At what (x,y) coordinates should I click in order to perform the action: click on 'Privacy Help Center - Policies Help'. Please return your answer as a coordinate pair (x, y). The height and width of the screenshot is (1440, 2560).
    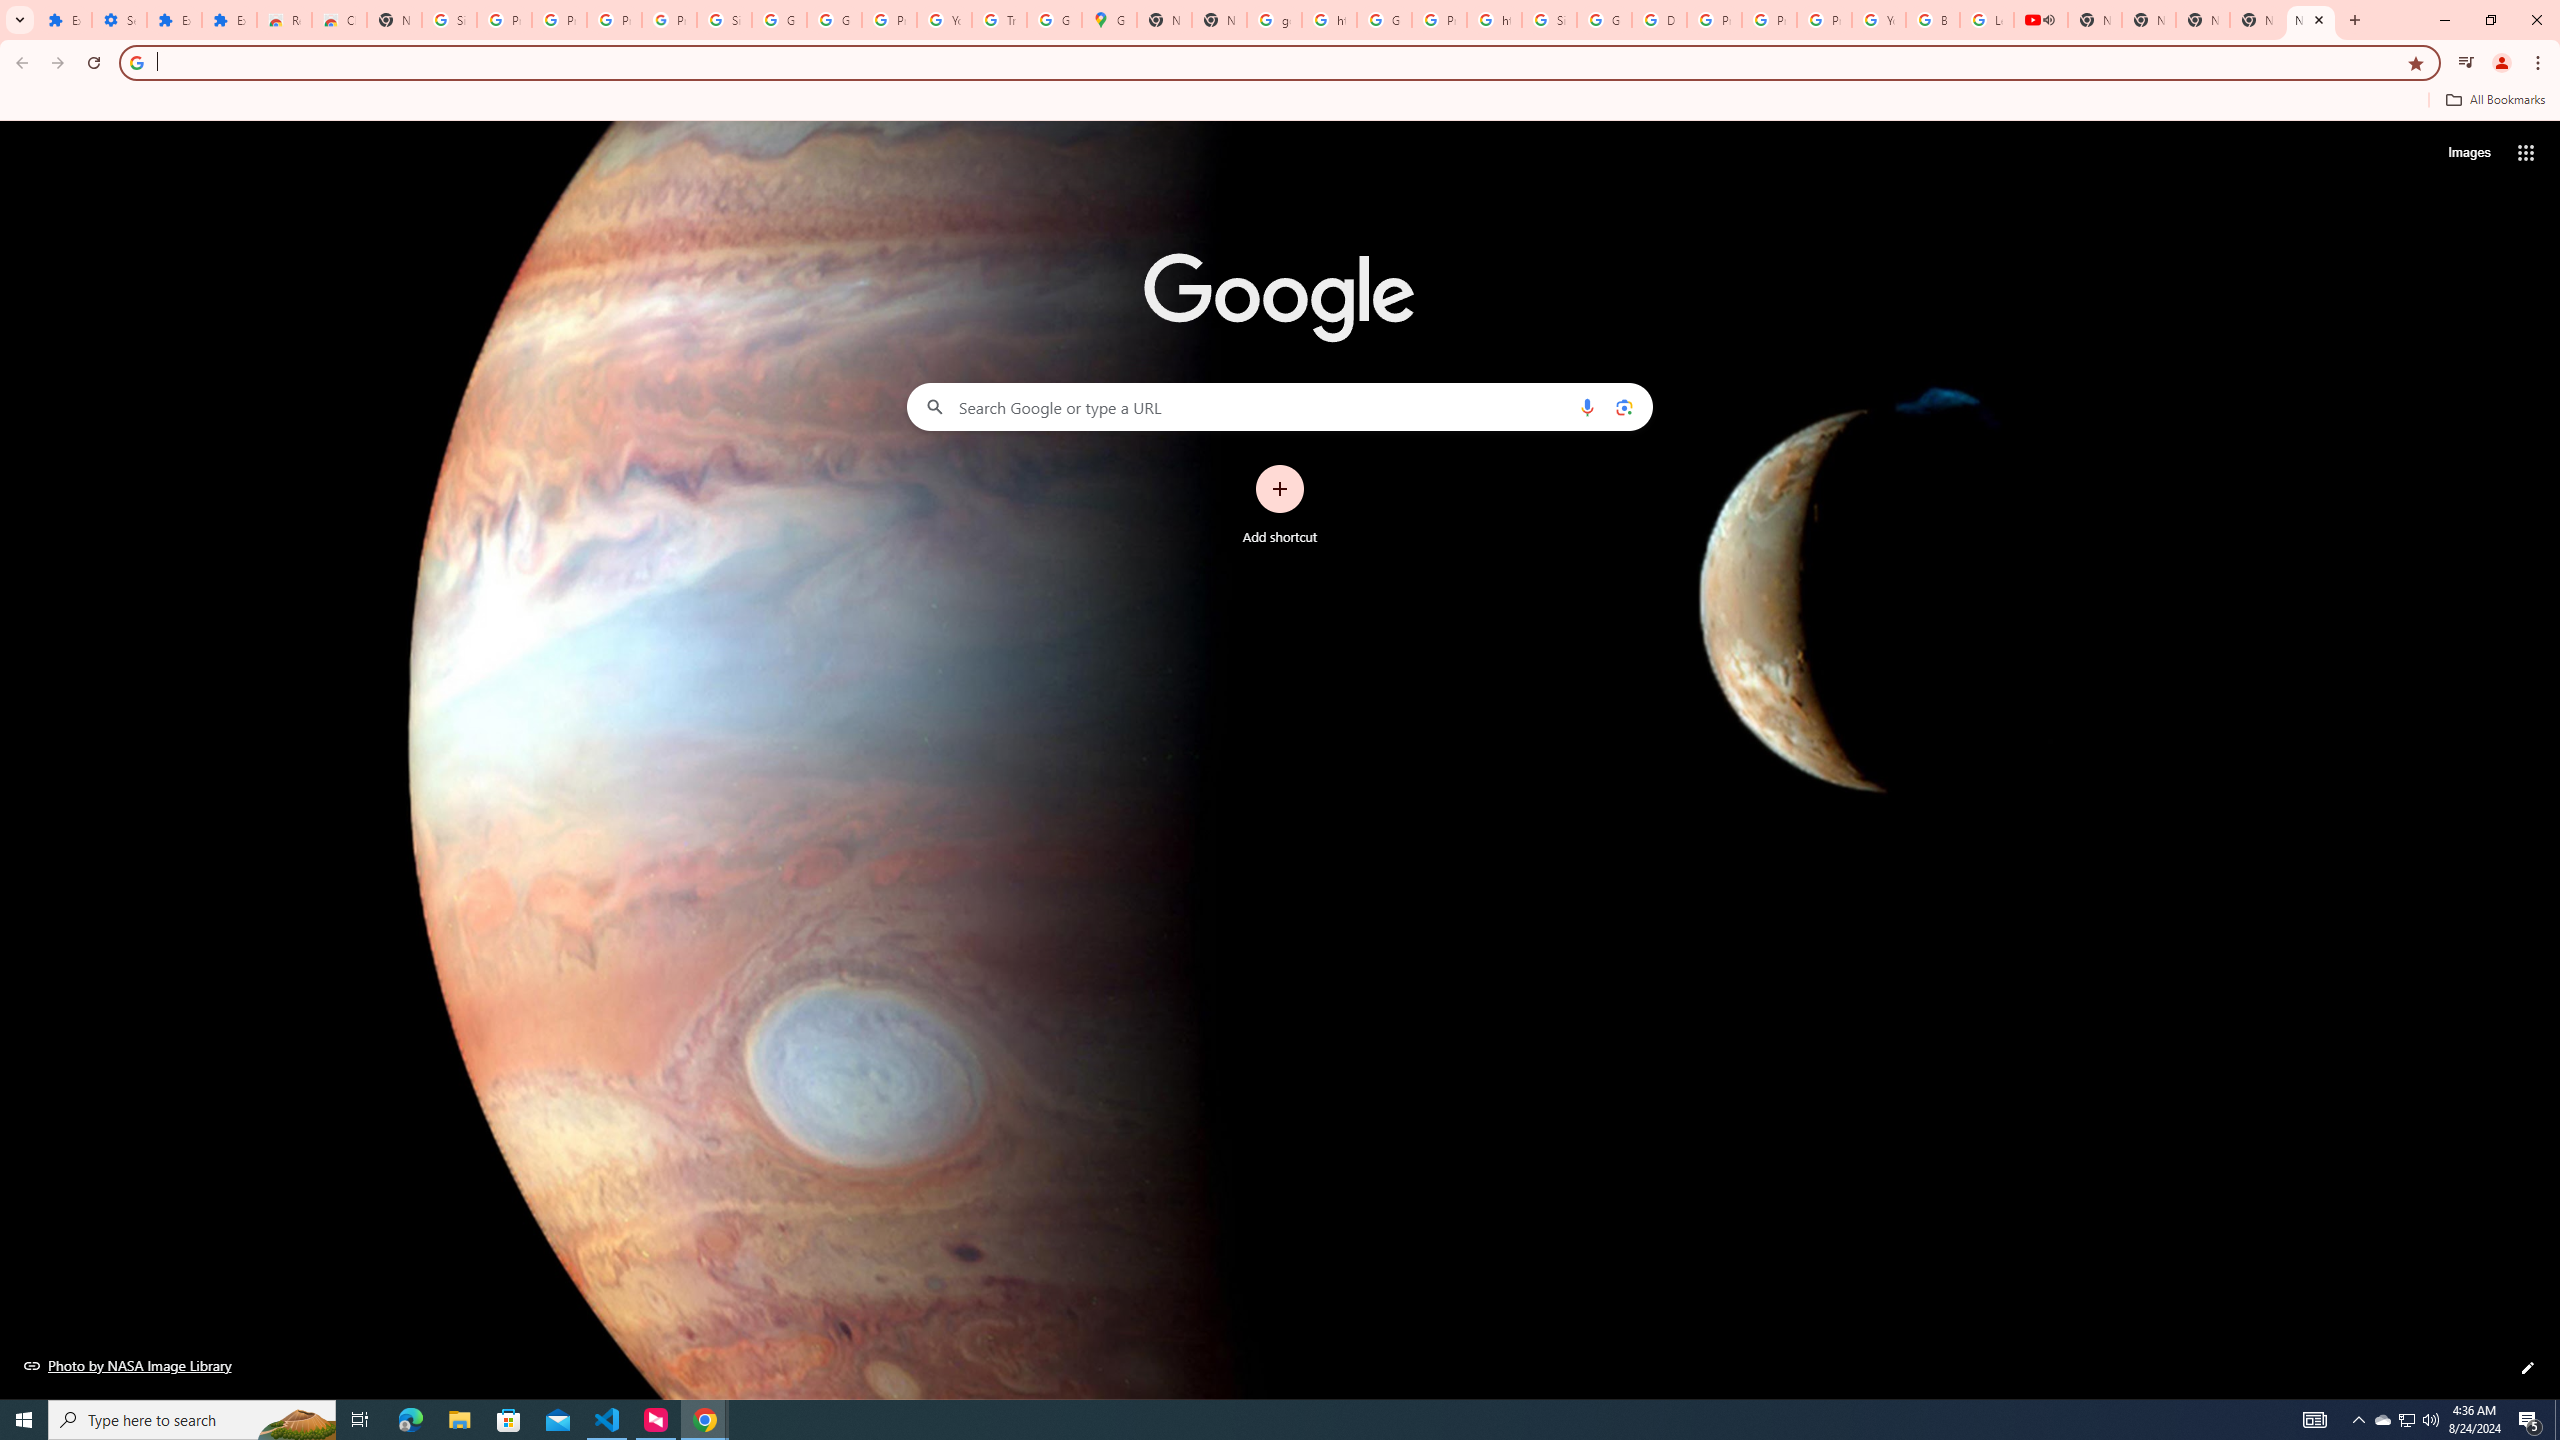
    Looking at the image, I should click on (1712, 19).